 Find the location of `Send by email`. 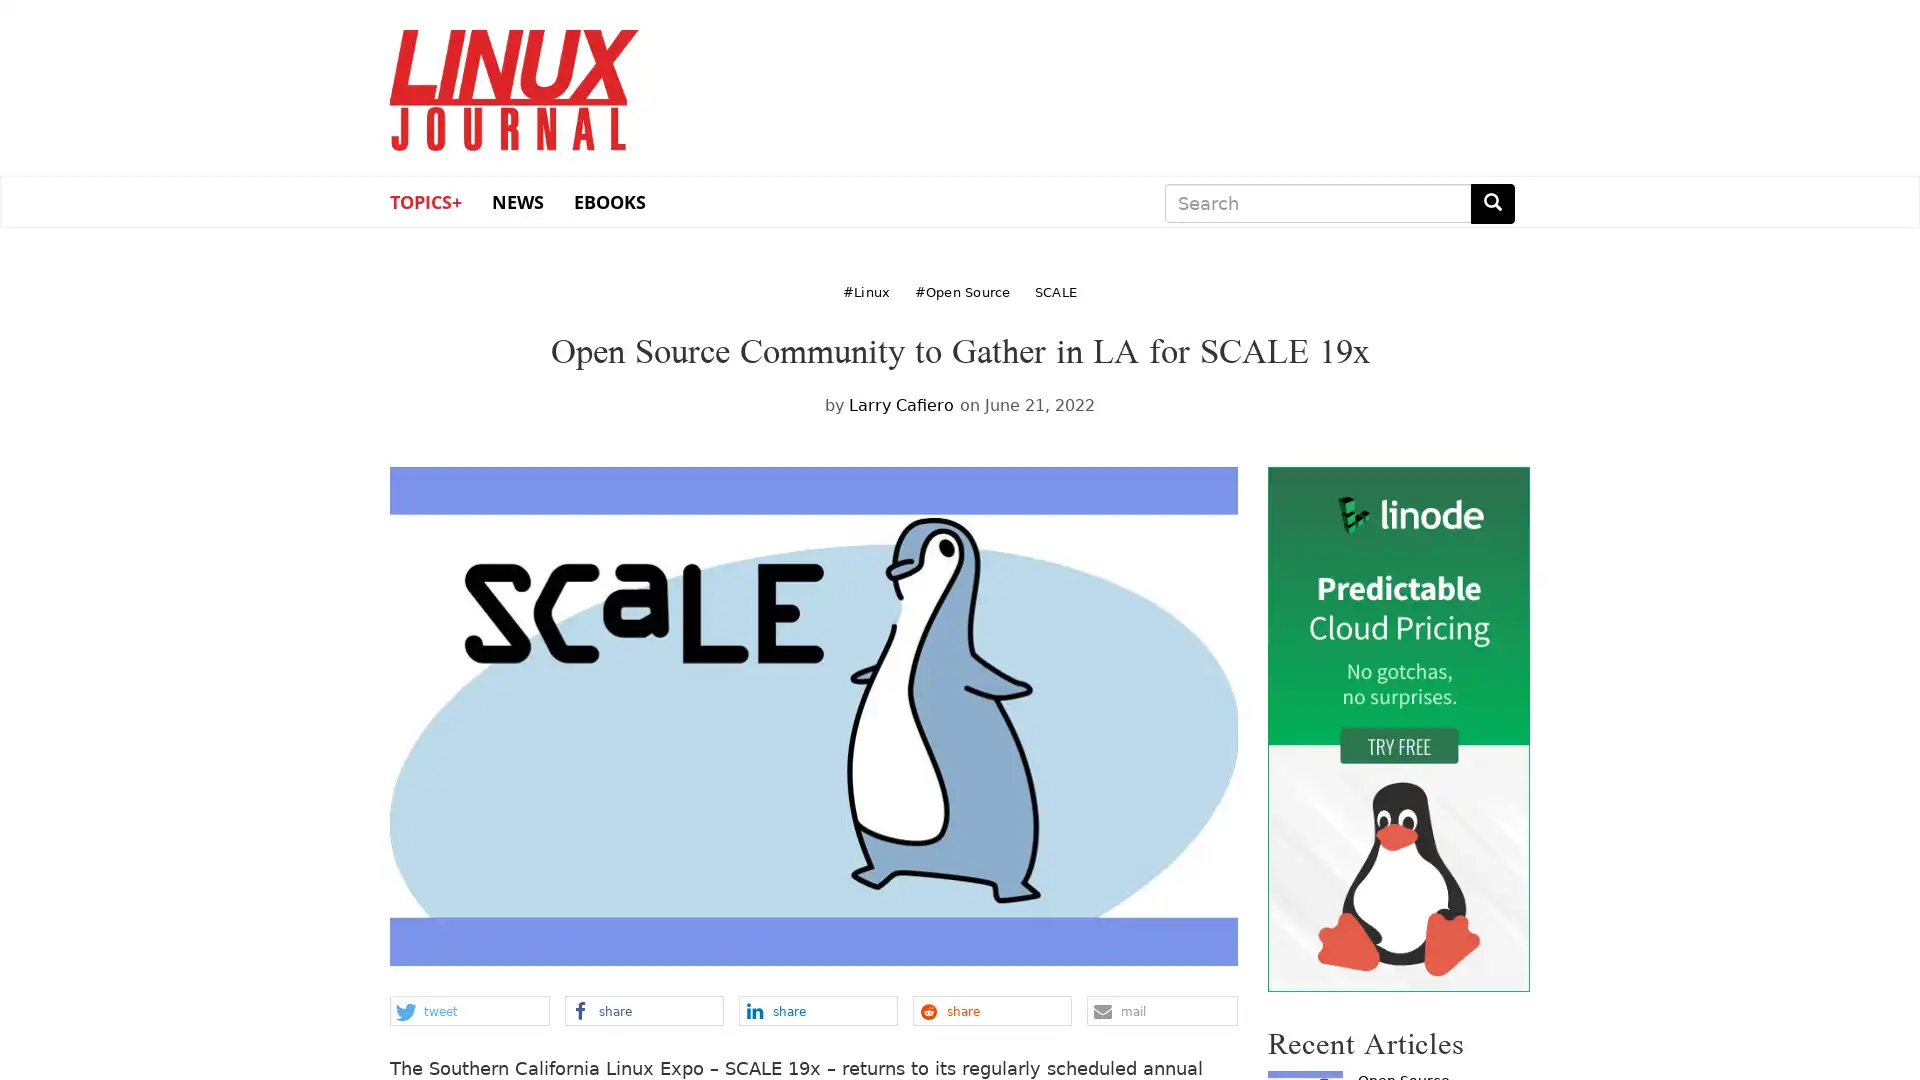

Send by email is located at coordinates (1161, 1010).